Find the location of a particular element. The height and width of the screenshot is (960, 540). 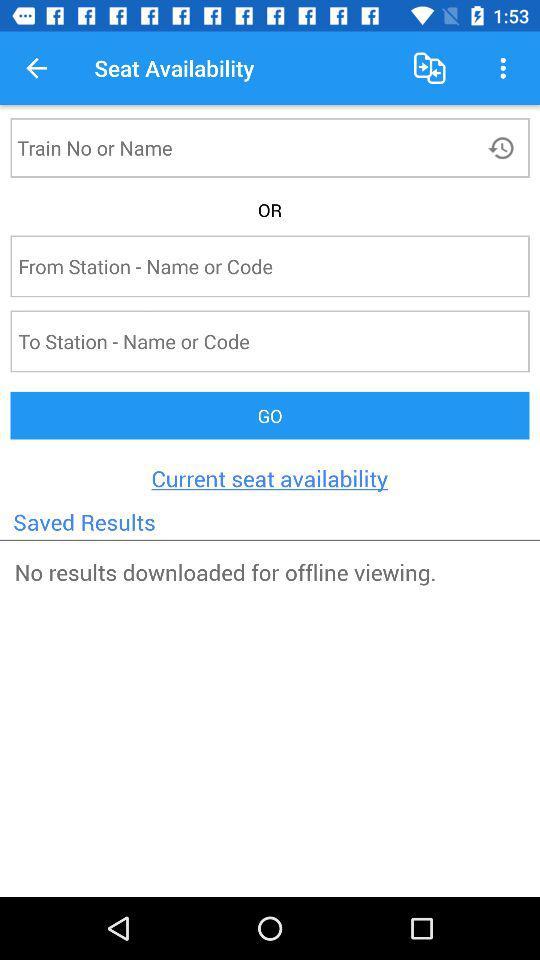

the go icon is located at coordinates (270, 414).